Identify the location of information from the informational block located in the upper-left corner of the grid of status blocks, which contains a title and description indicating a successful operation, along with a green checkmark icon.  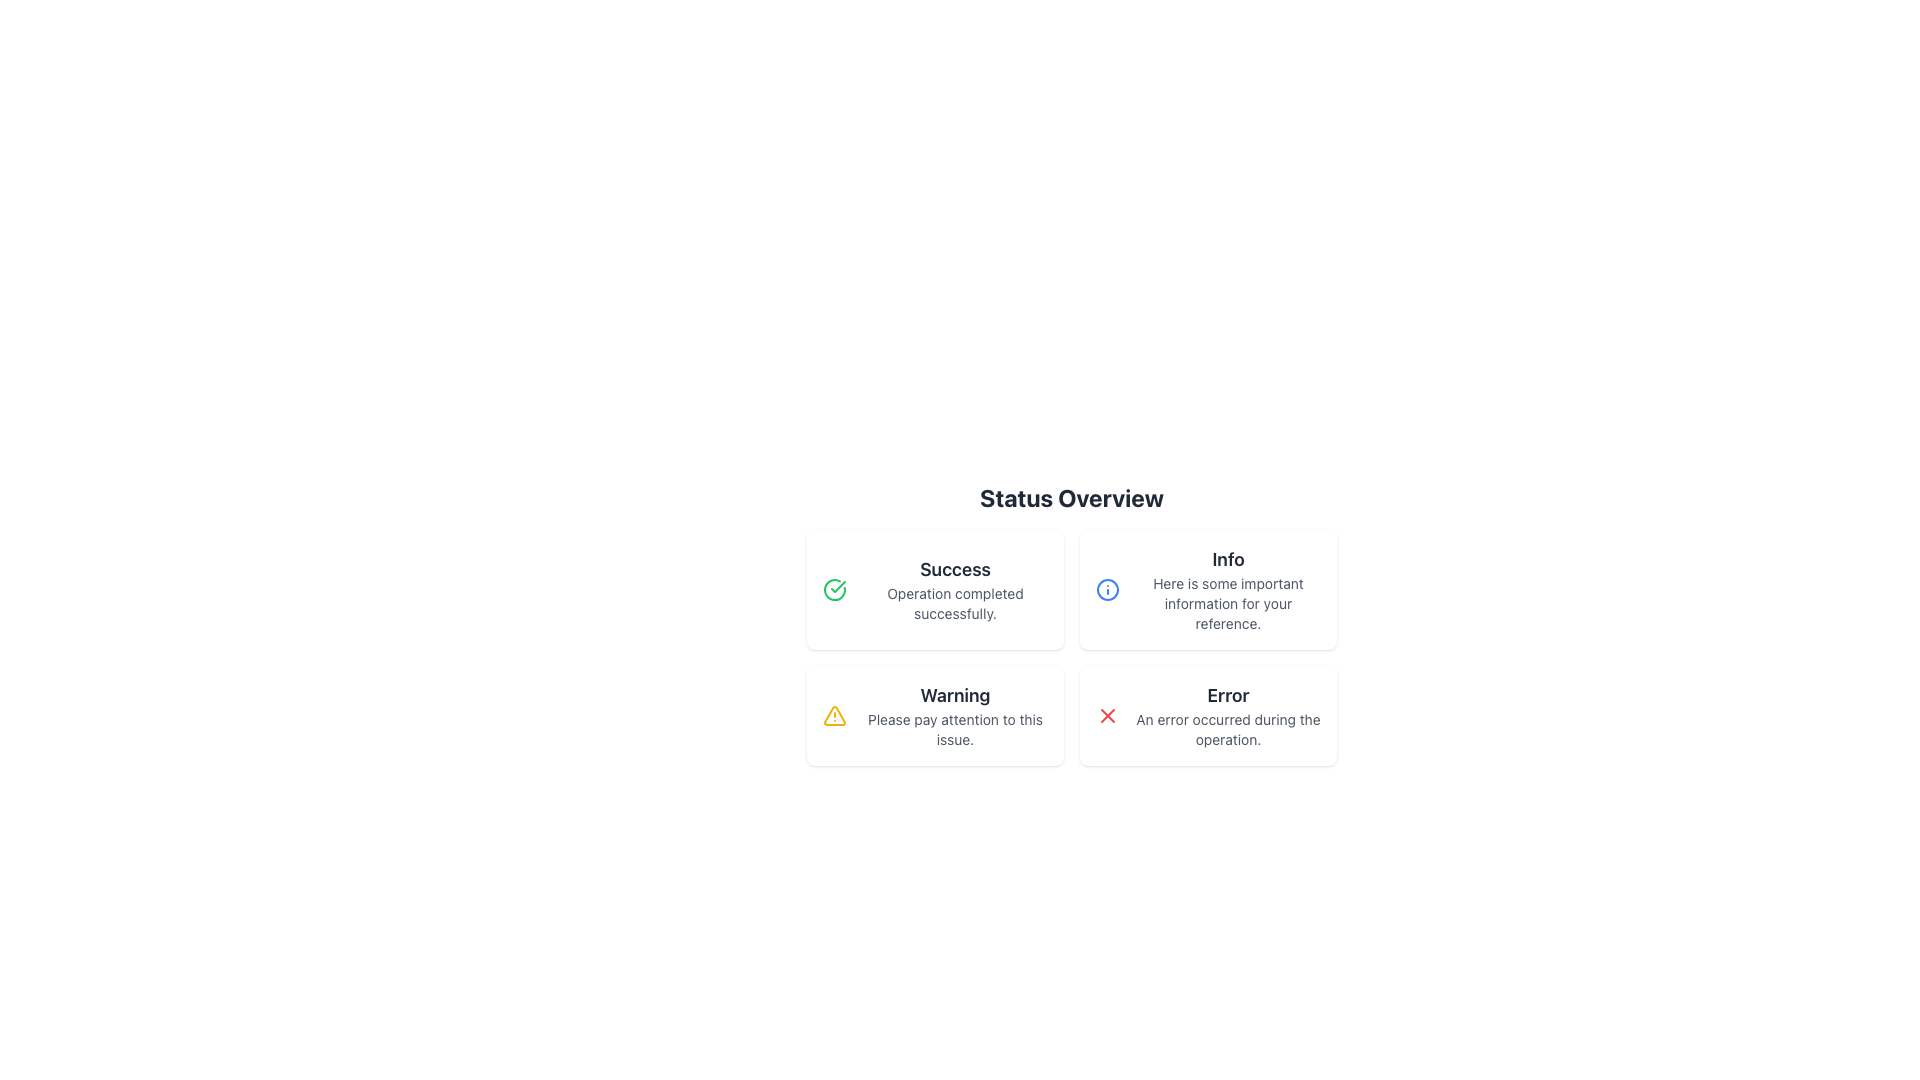
(954, 589).